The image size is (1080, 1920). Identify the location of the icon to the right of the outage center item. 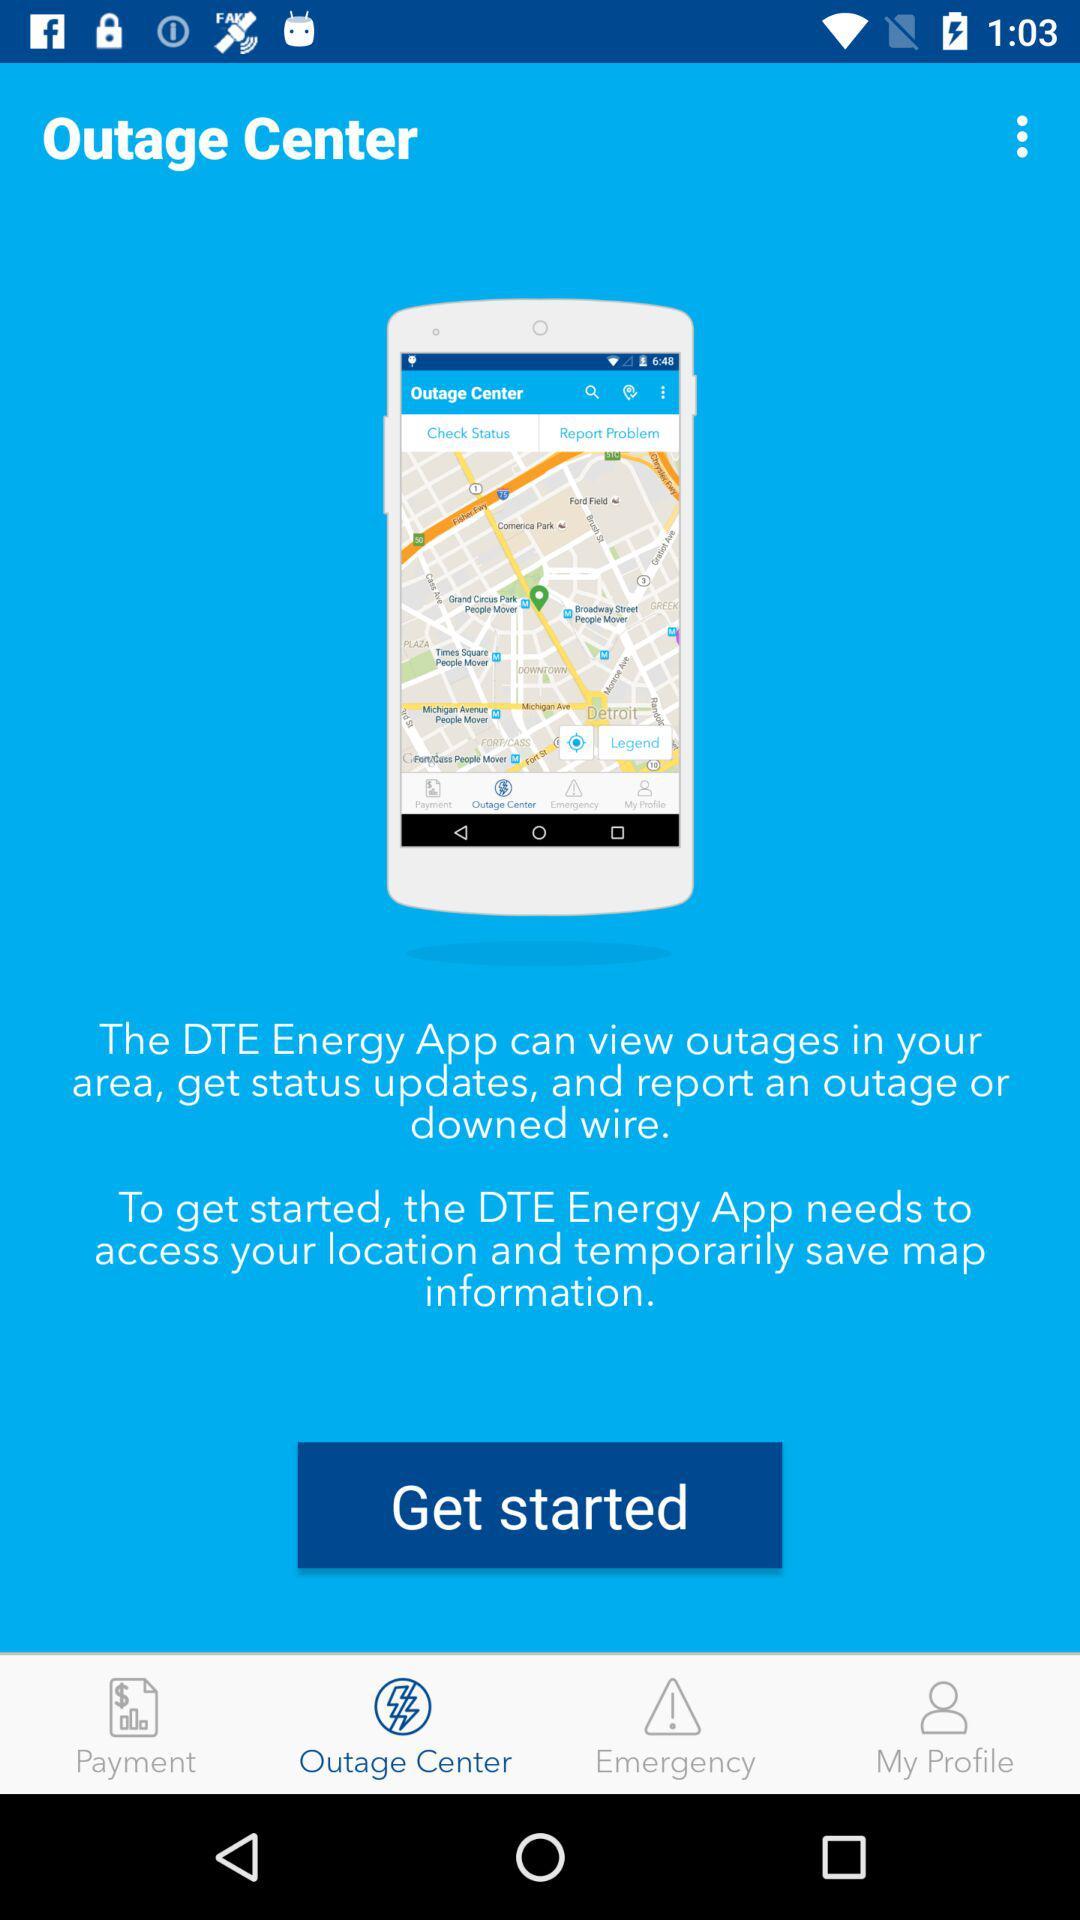
(675, 1723).